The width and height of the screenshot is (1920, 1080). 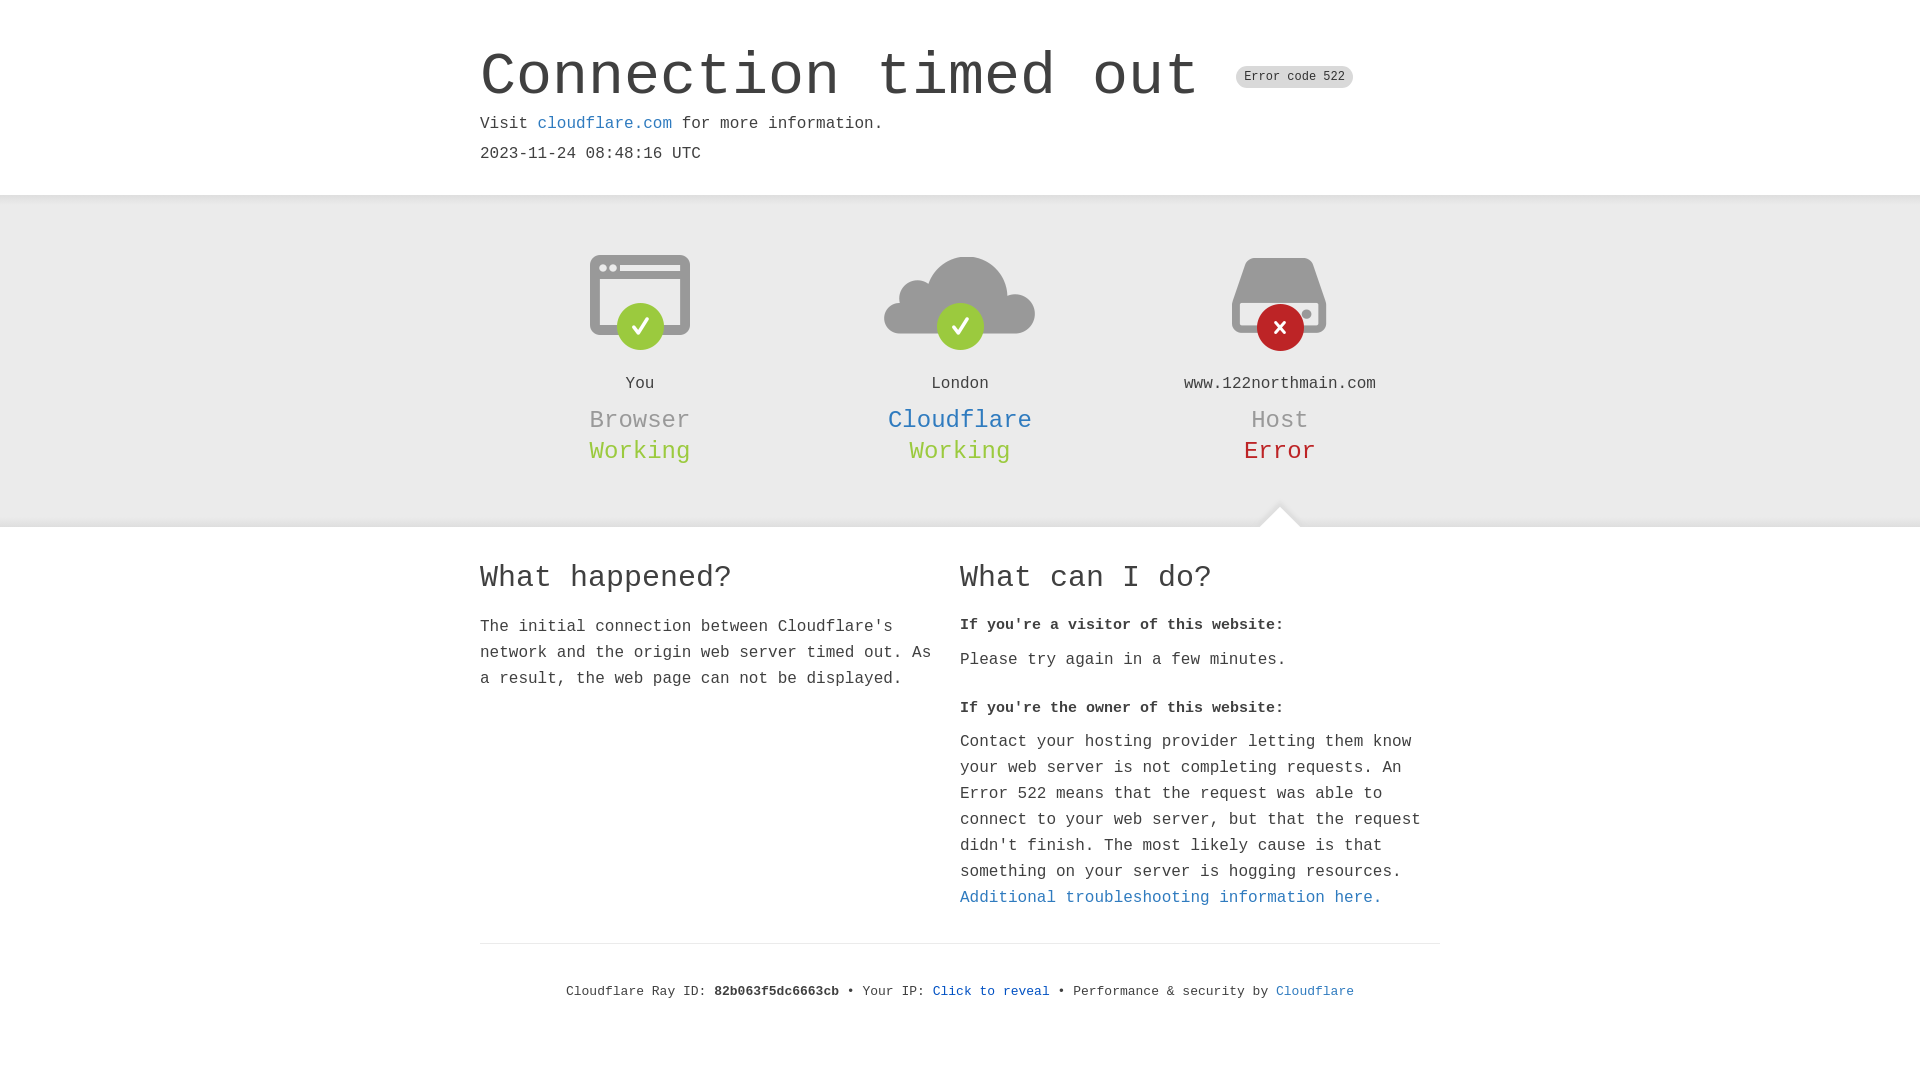 What do you see at coordinates (603, 123) in the screenshot?
I see `'cloudflare.com'` at bounding box center [603, 123].